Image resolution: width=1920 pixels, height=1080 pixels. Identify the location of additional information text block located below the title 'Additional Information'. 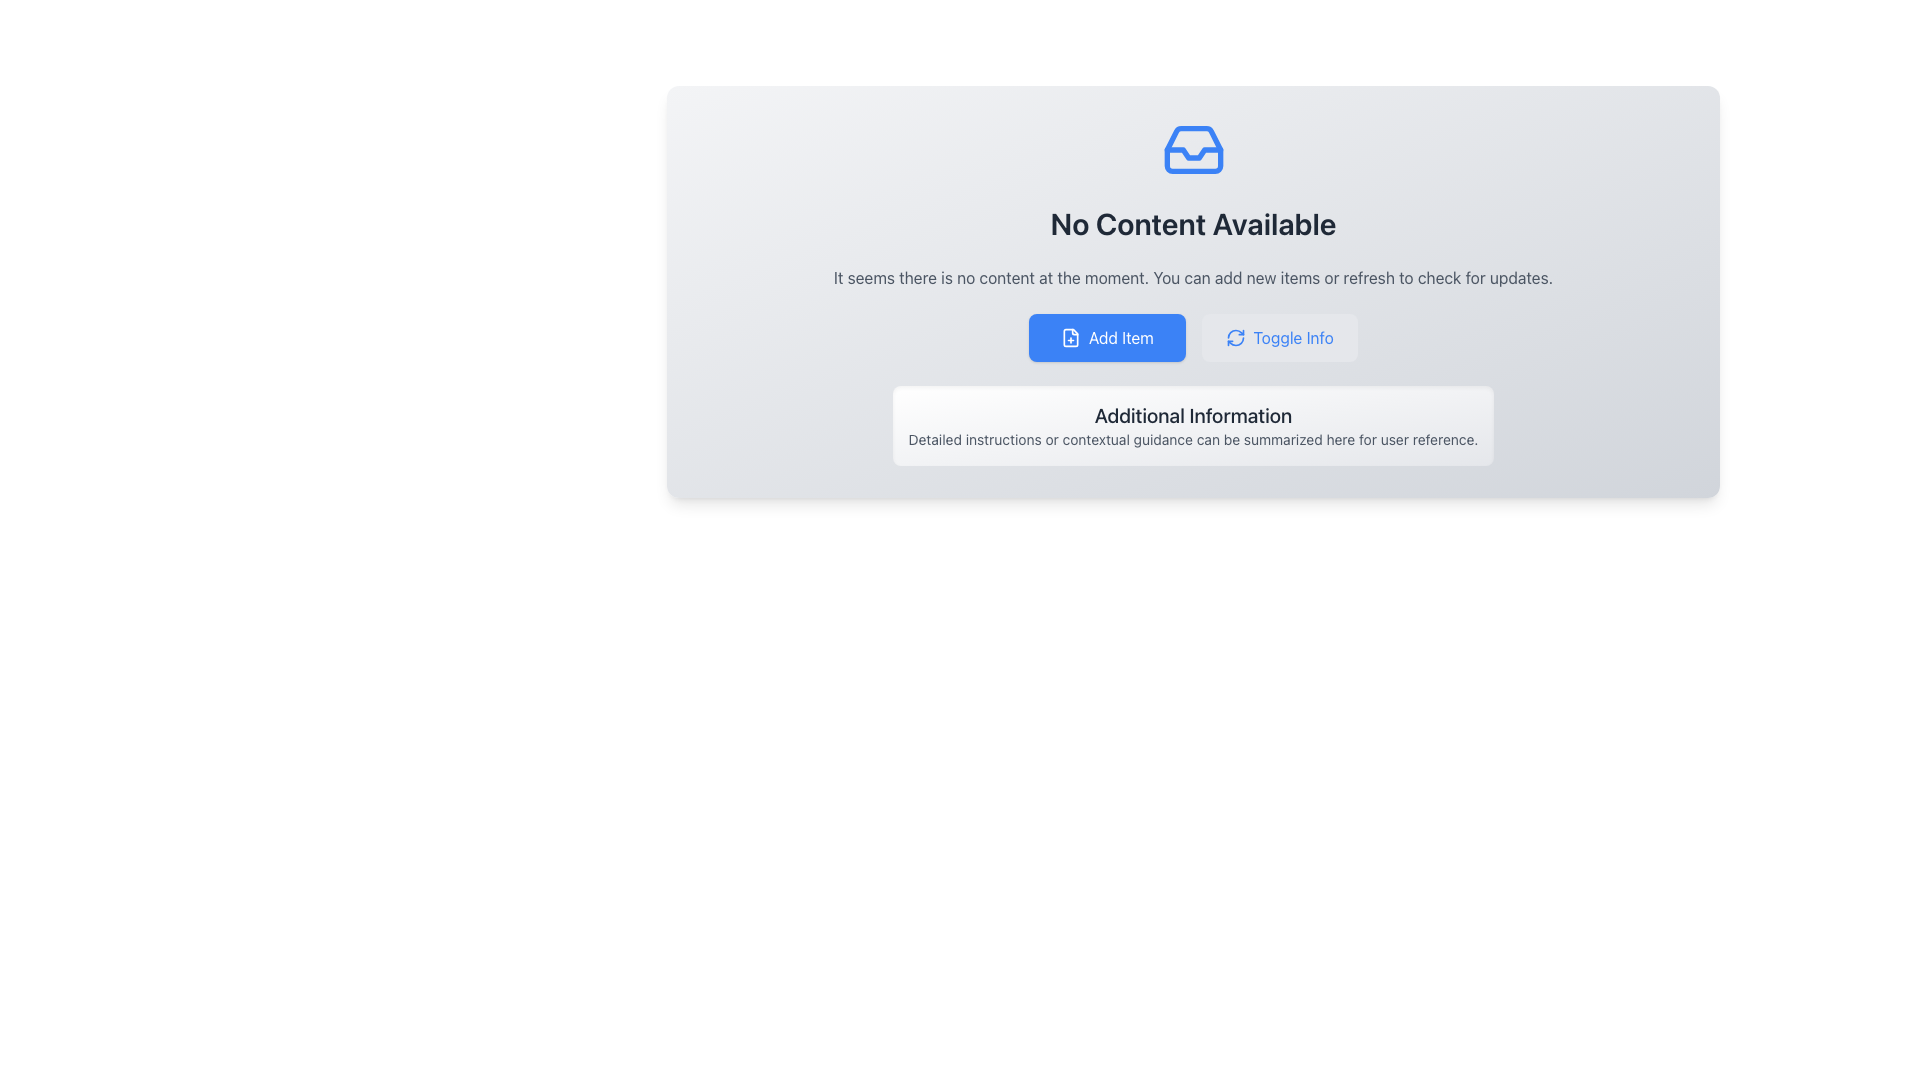
(1193, 438).